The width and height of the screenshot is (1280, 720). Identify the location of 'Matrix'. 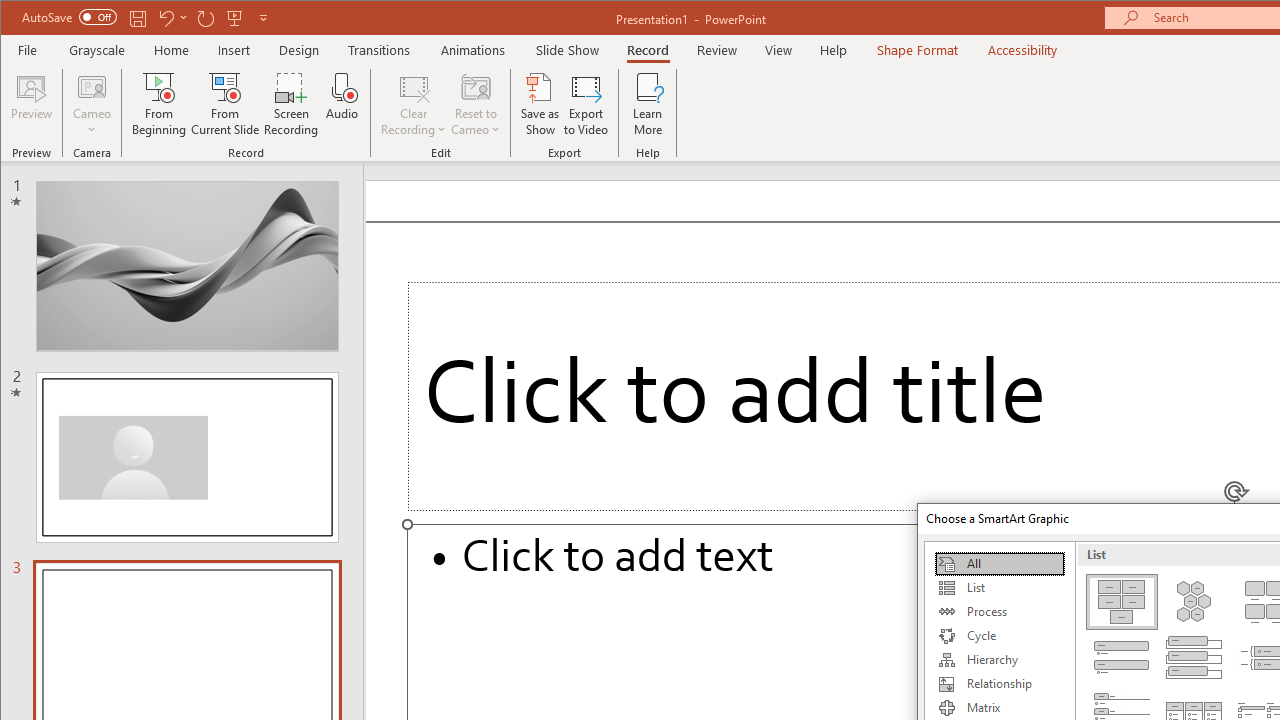
(999, 707).